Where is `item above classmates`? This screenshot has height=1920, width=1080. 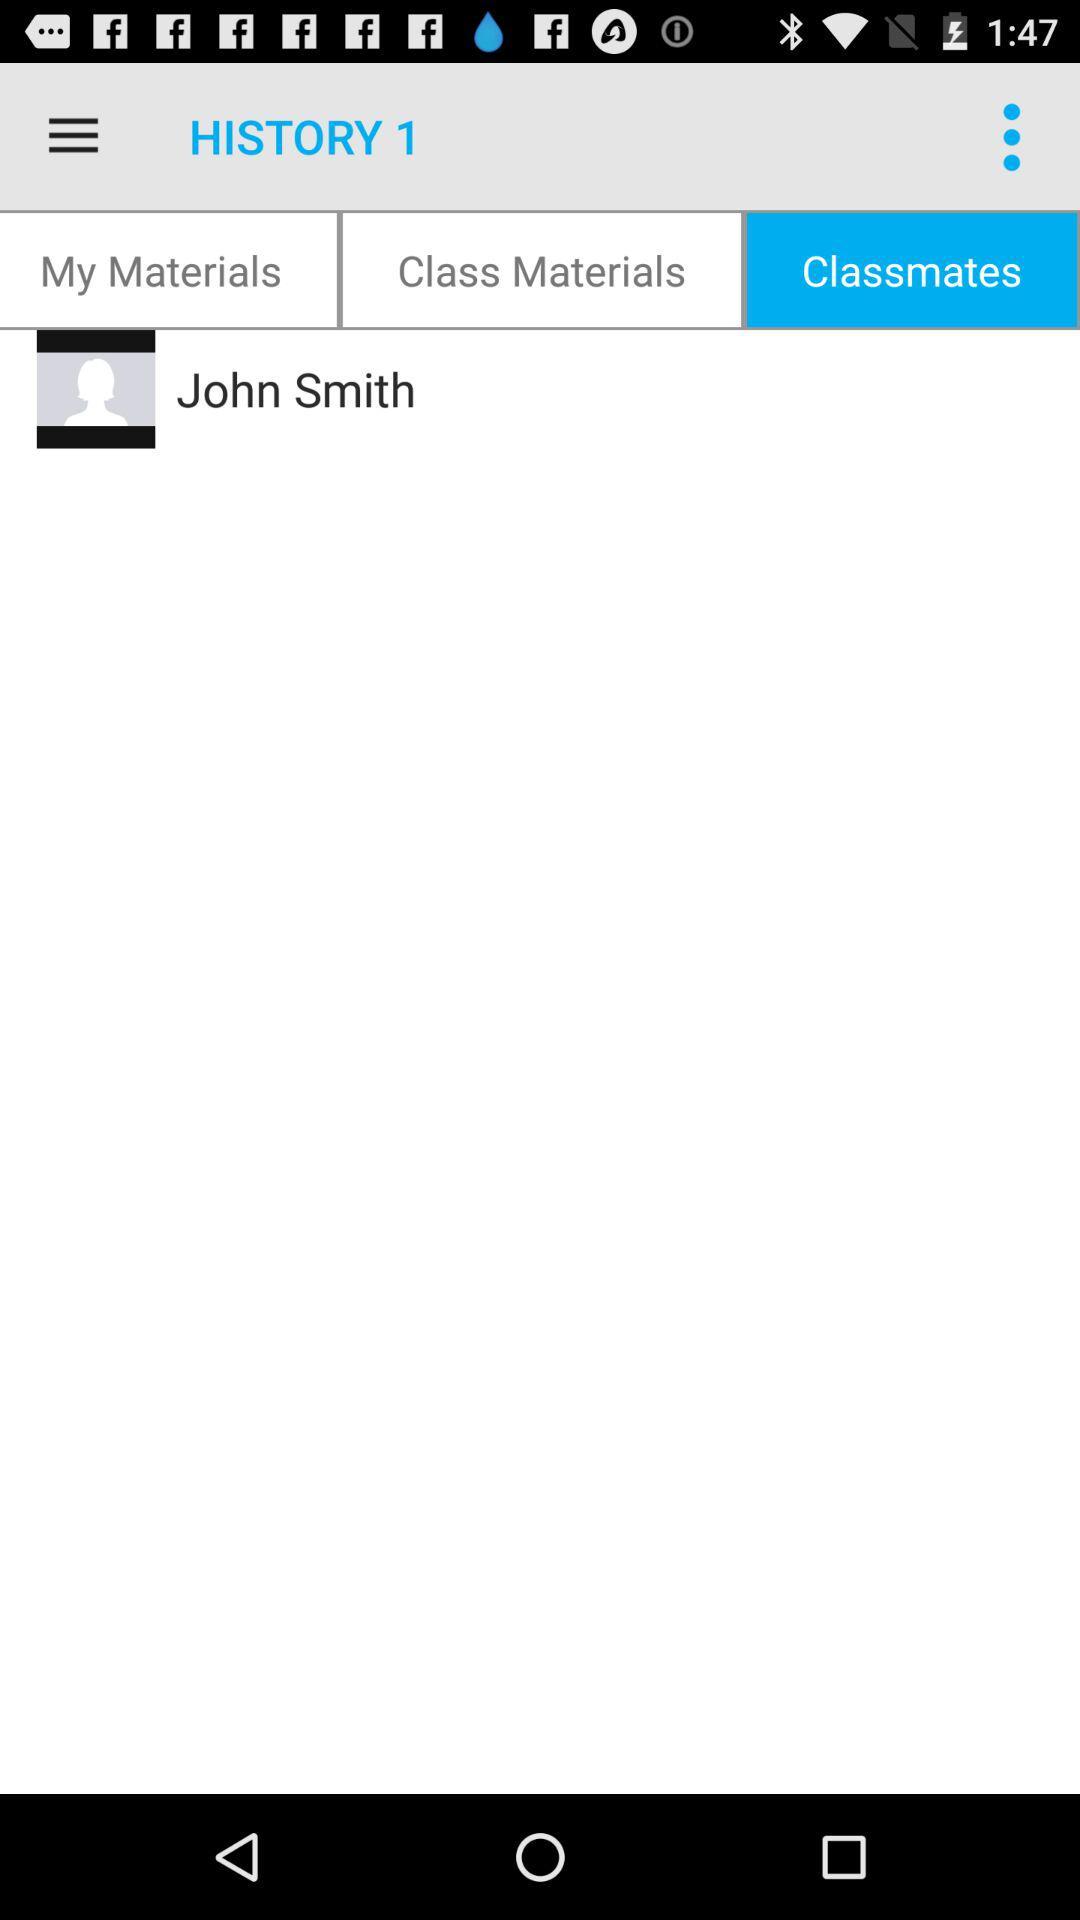
item above classmates is located at coordinates (1017, 135).